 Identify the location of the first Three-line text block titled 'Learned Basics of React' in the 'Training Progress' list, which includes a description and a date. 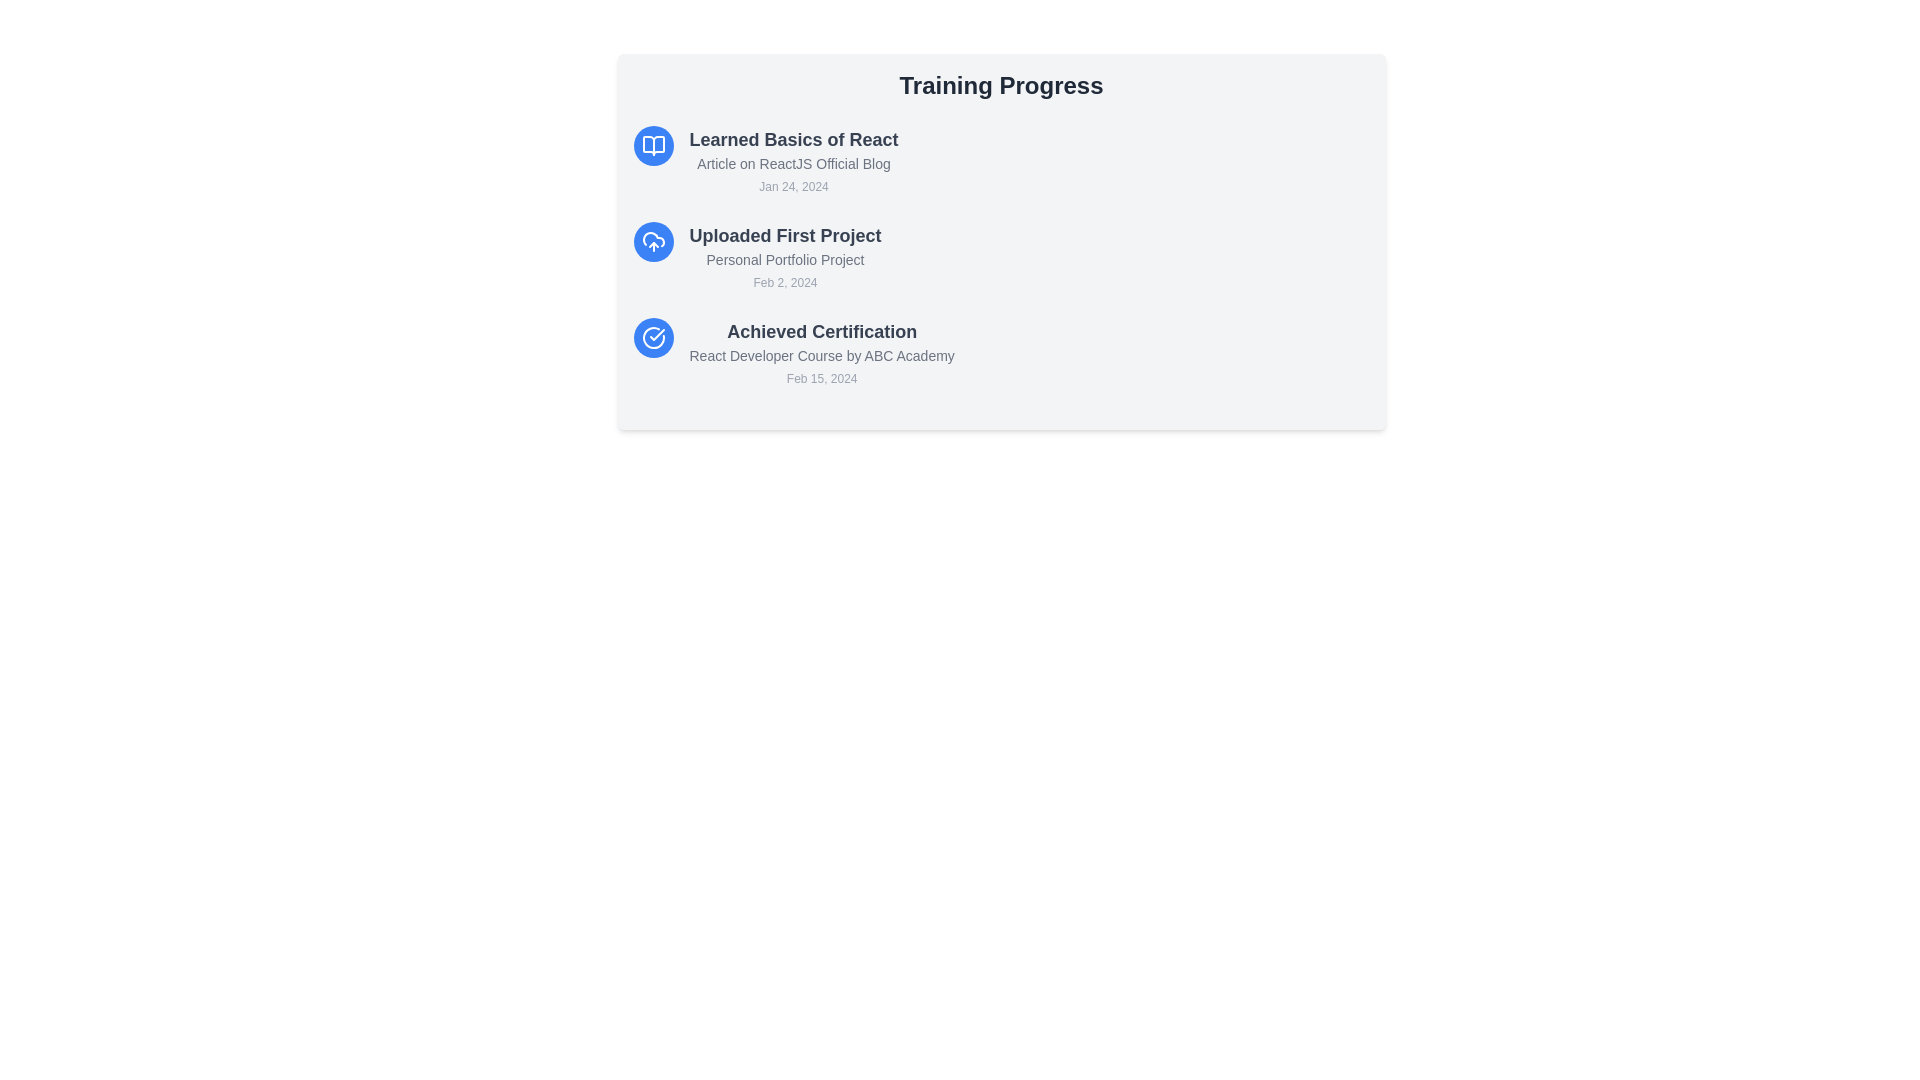
(793, 161).